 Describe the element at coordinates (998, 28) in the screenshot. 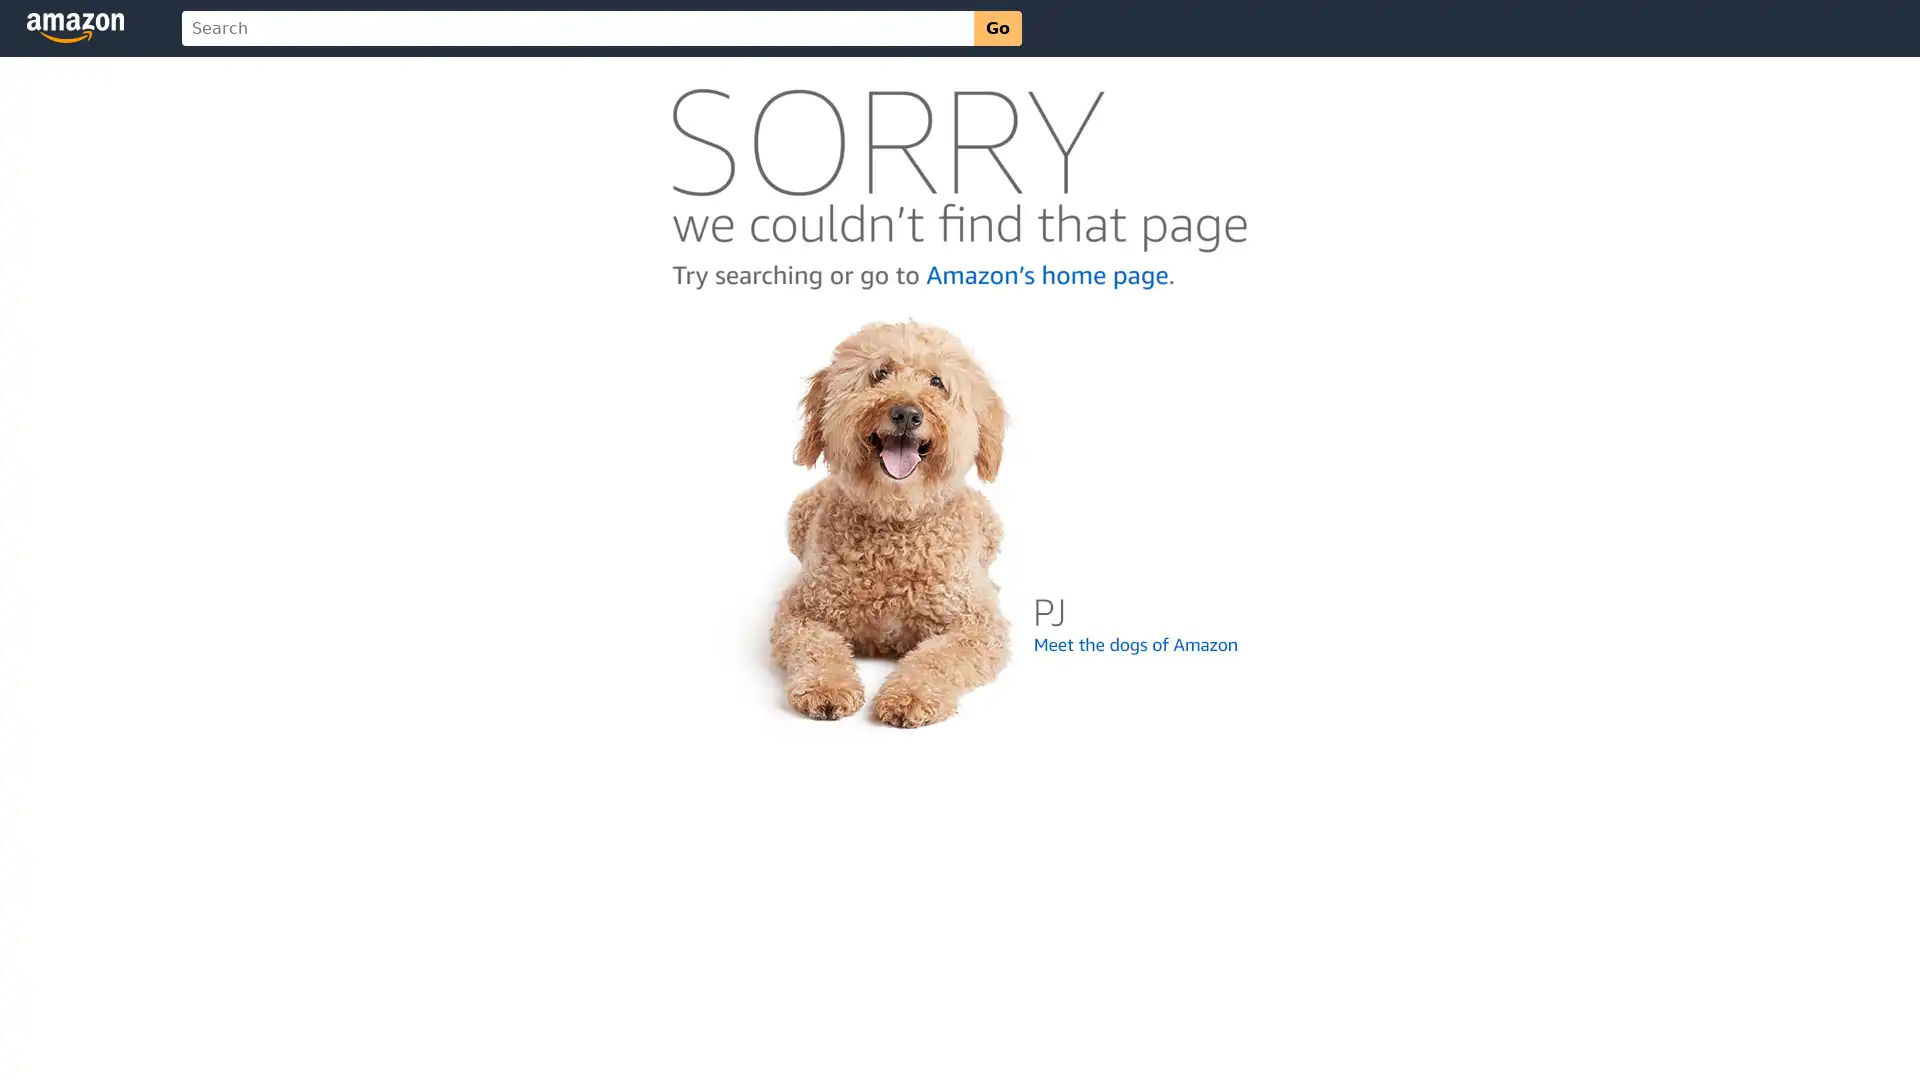

I see `Go` at that location.